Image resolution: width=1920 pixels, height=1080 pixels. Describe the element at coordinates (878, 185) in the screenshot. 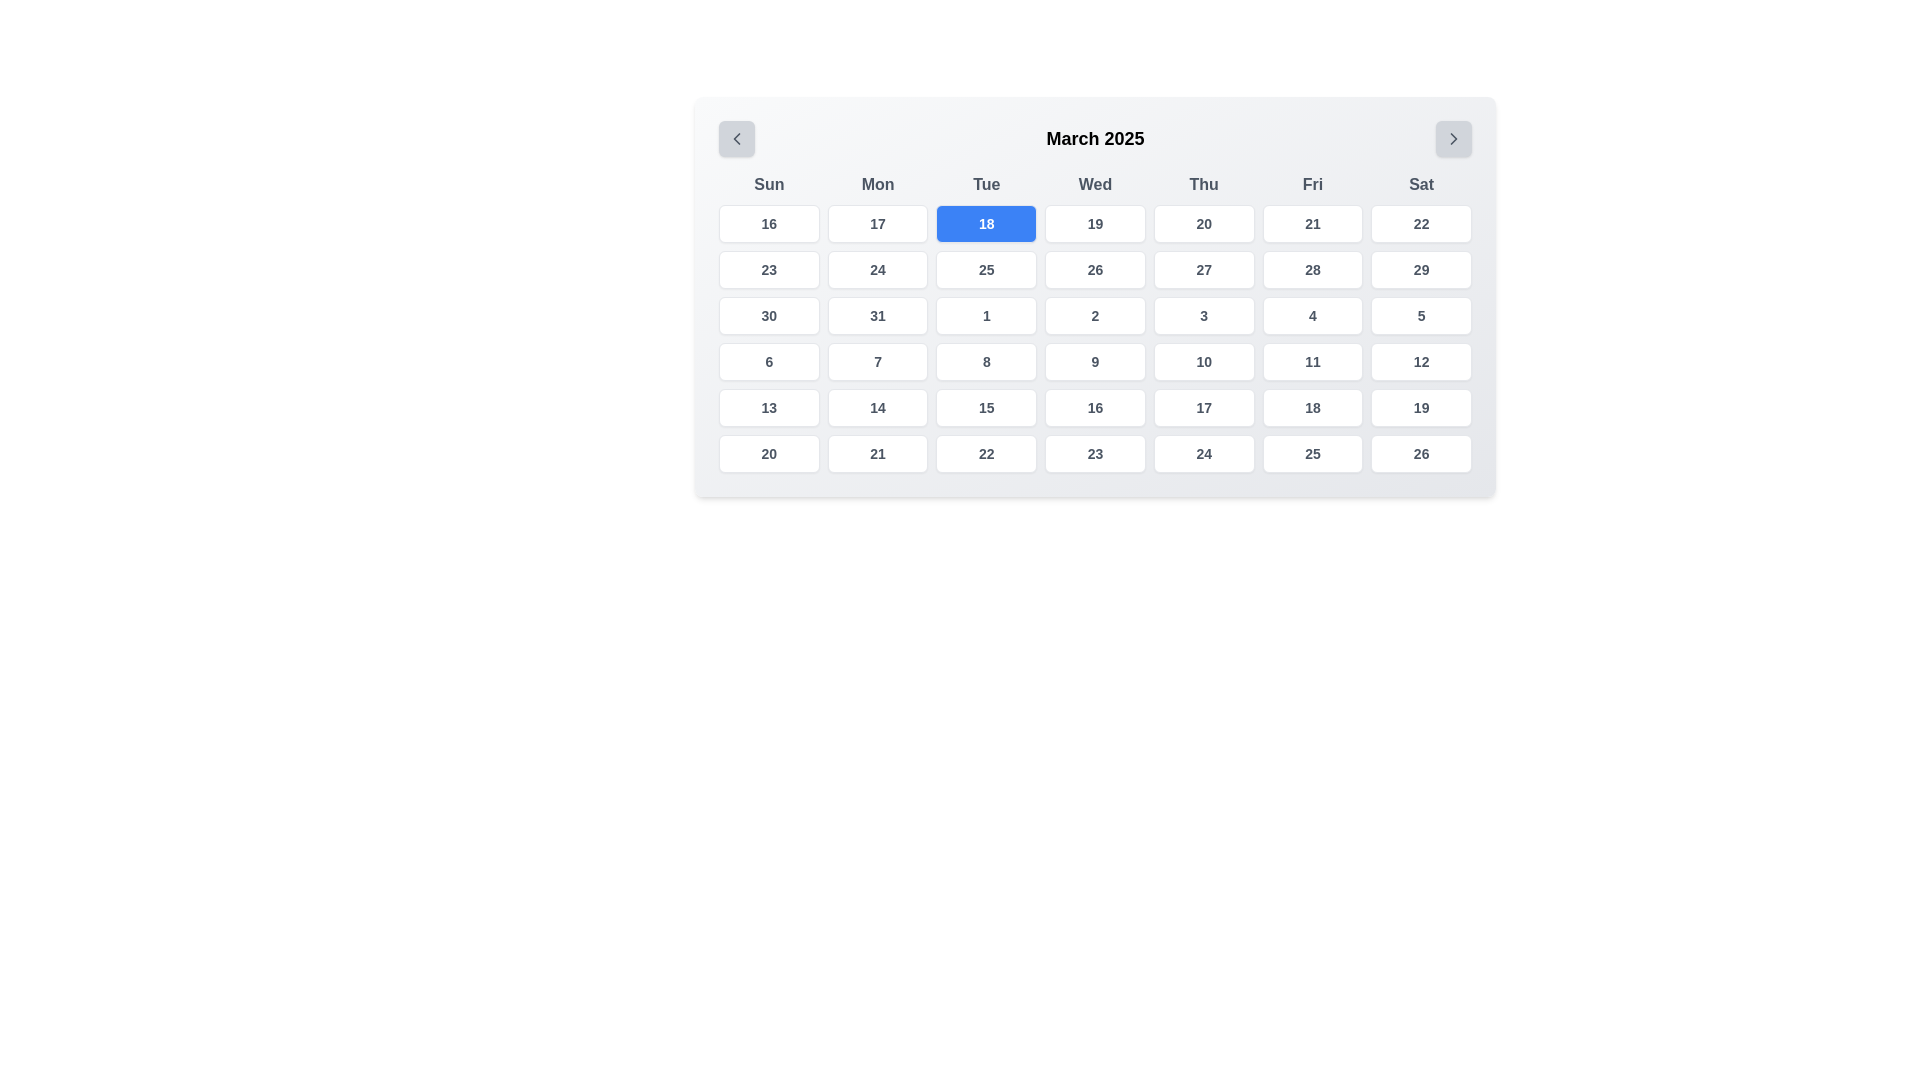

I see `the label 'Mon', which is styled in bold and is the second header in a row of days of the week, positioned between 'Sun' and 'Tue'` at that location.